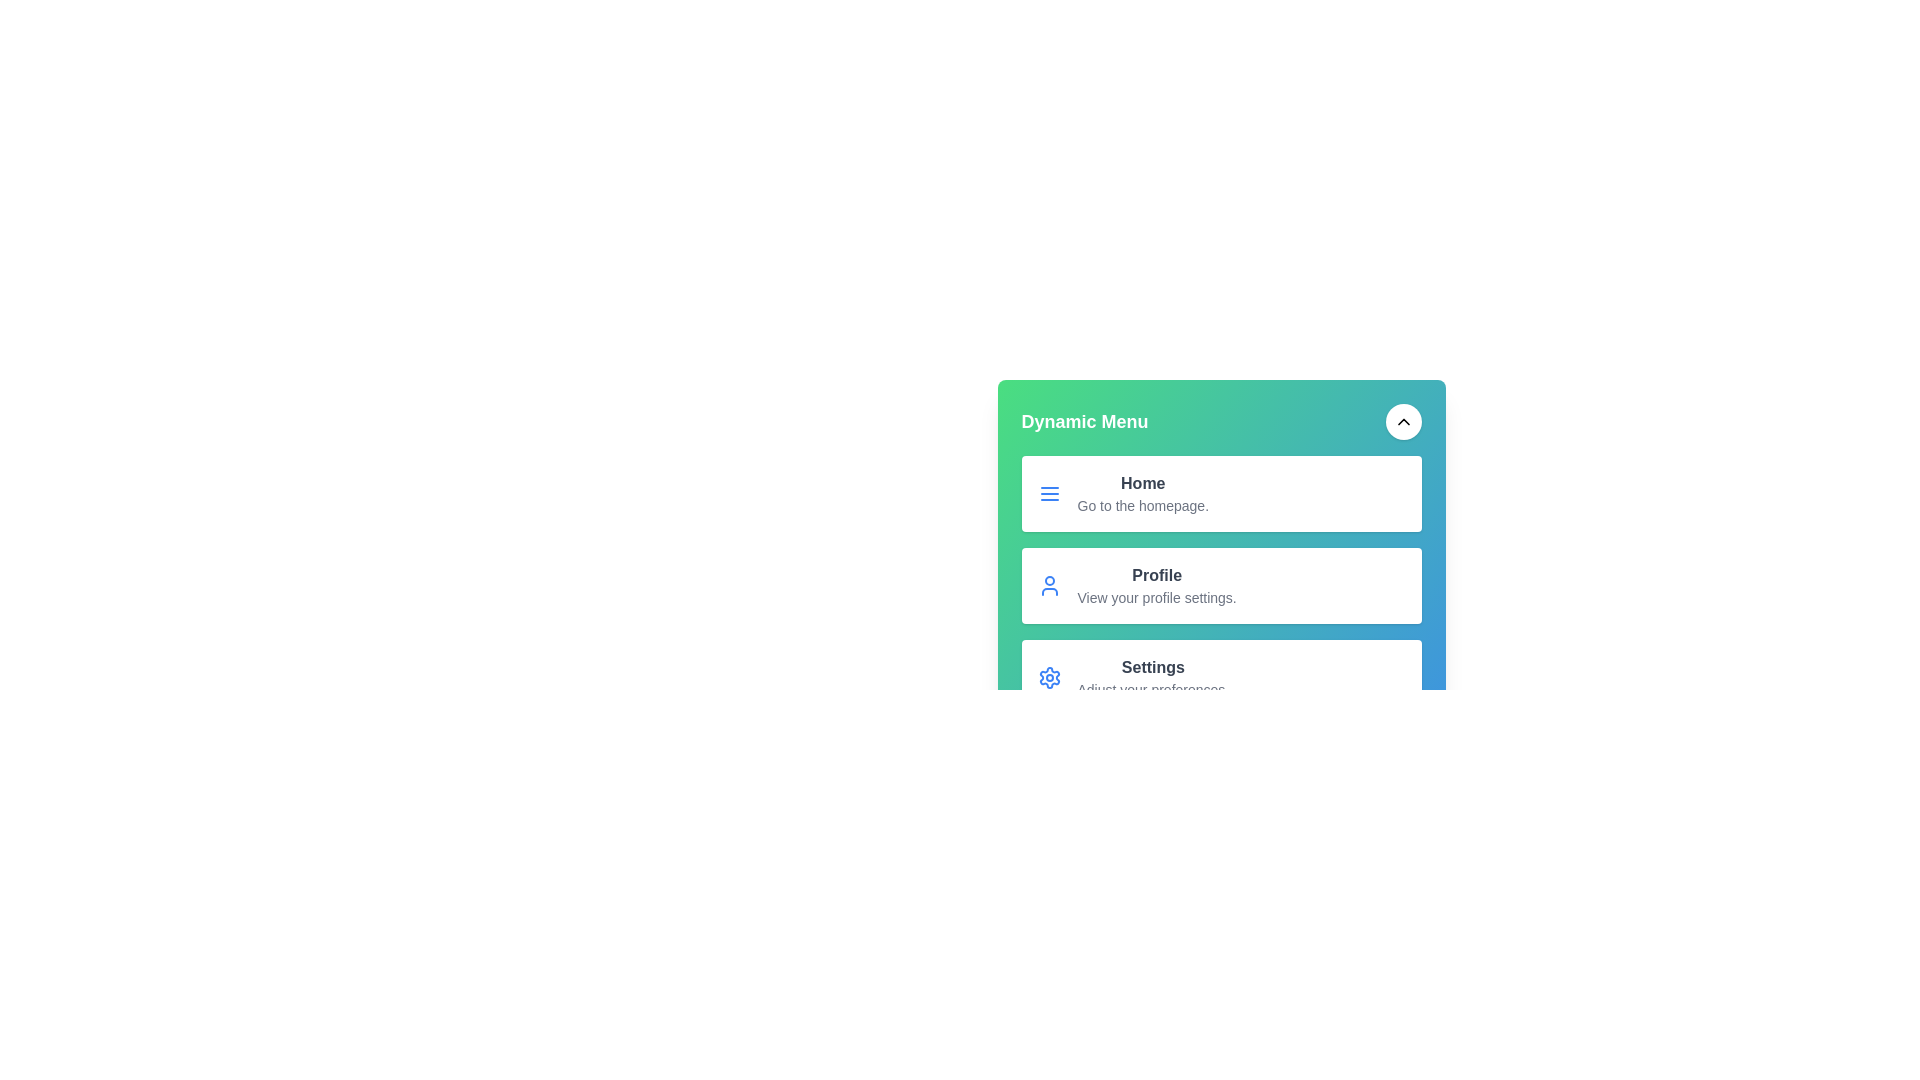  What do you see at coordinates (1048, 585) in the screenshot?
I see `the user-related options icon located to the left of the 'Profile' text within the menu labeled 'Profile'` at bounding box center [1048, 585].